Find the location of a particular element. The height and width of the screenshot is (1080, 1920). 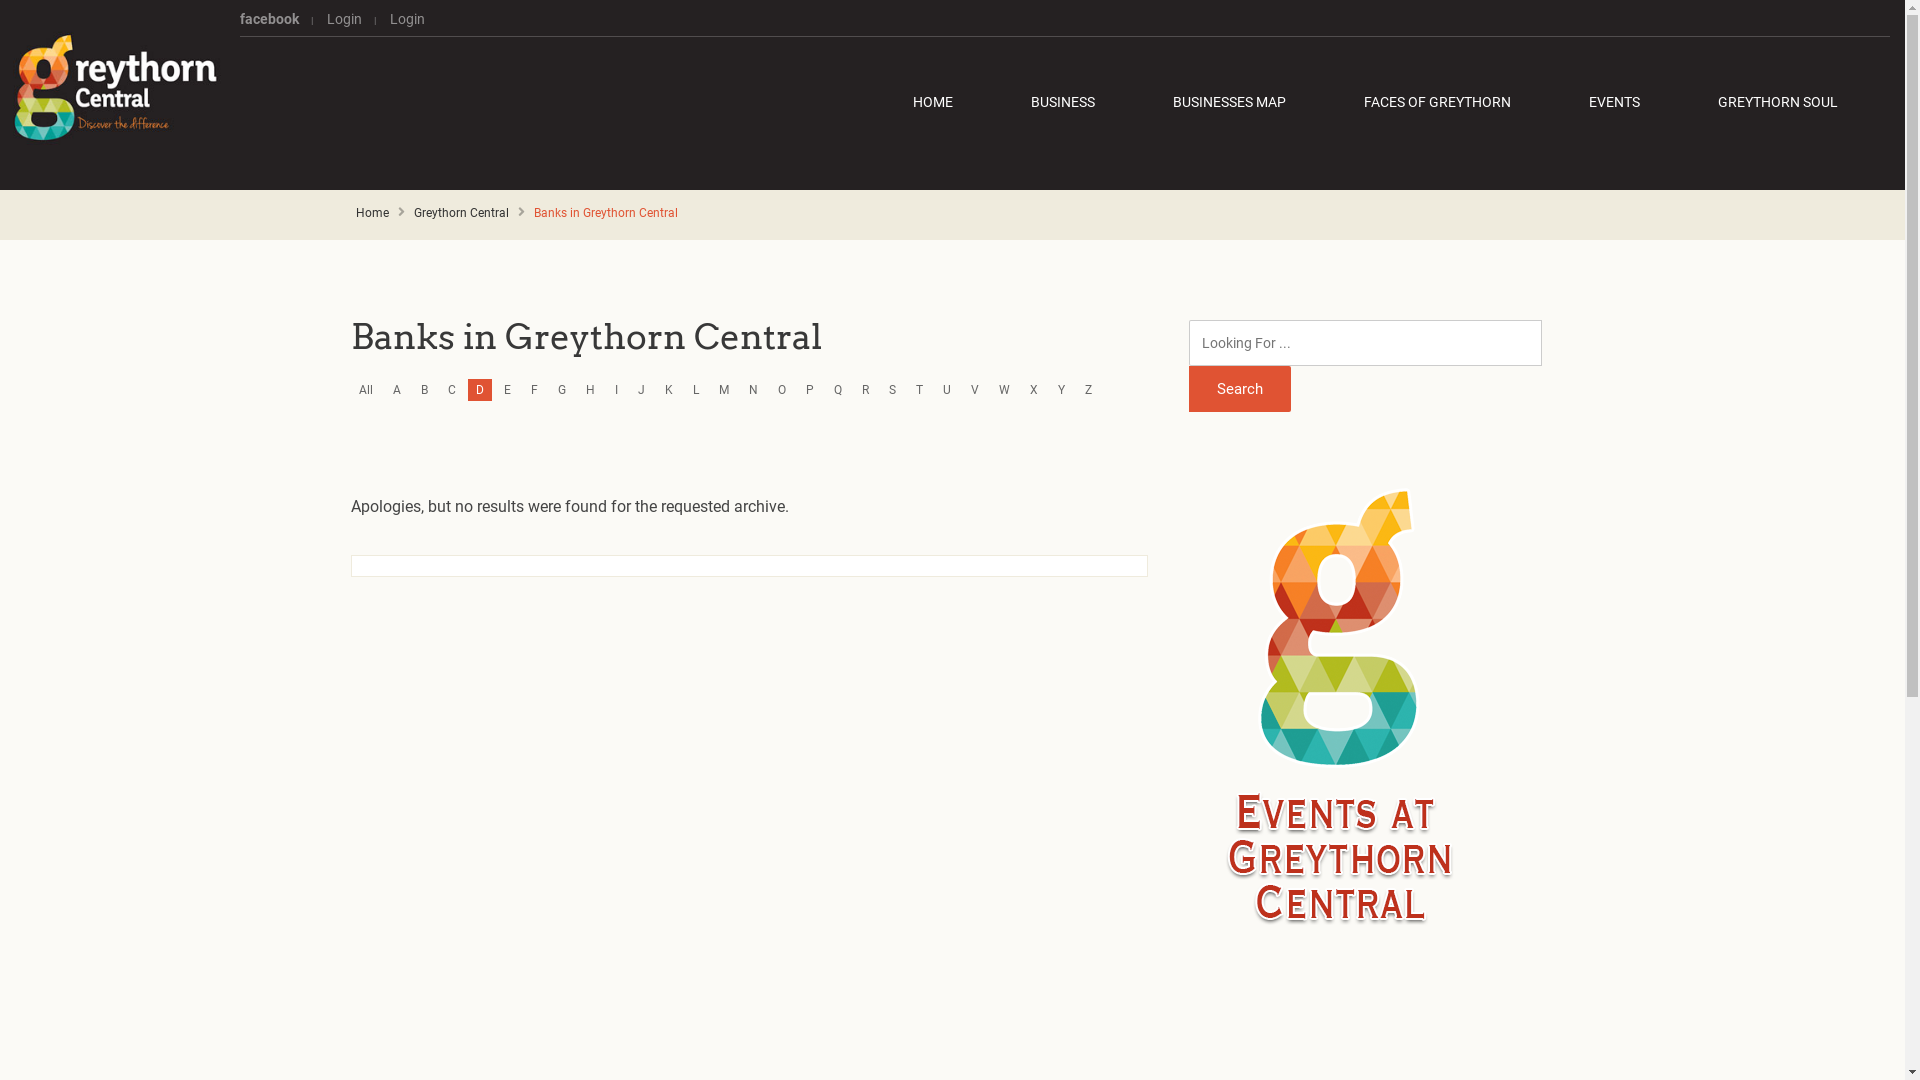

'Greythorn Central' is located at coordinates (460, 212).